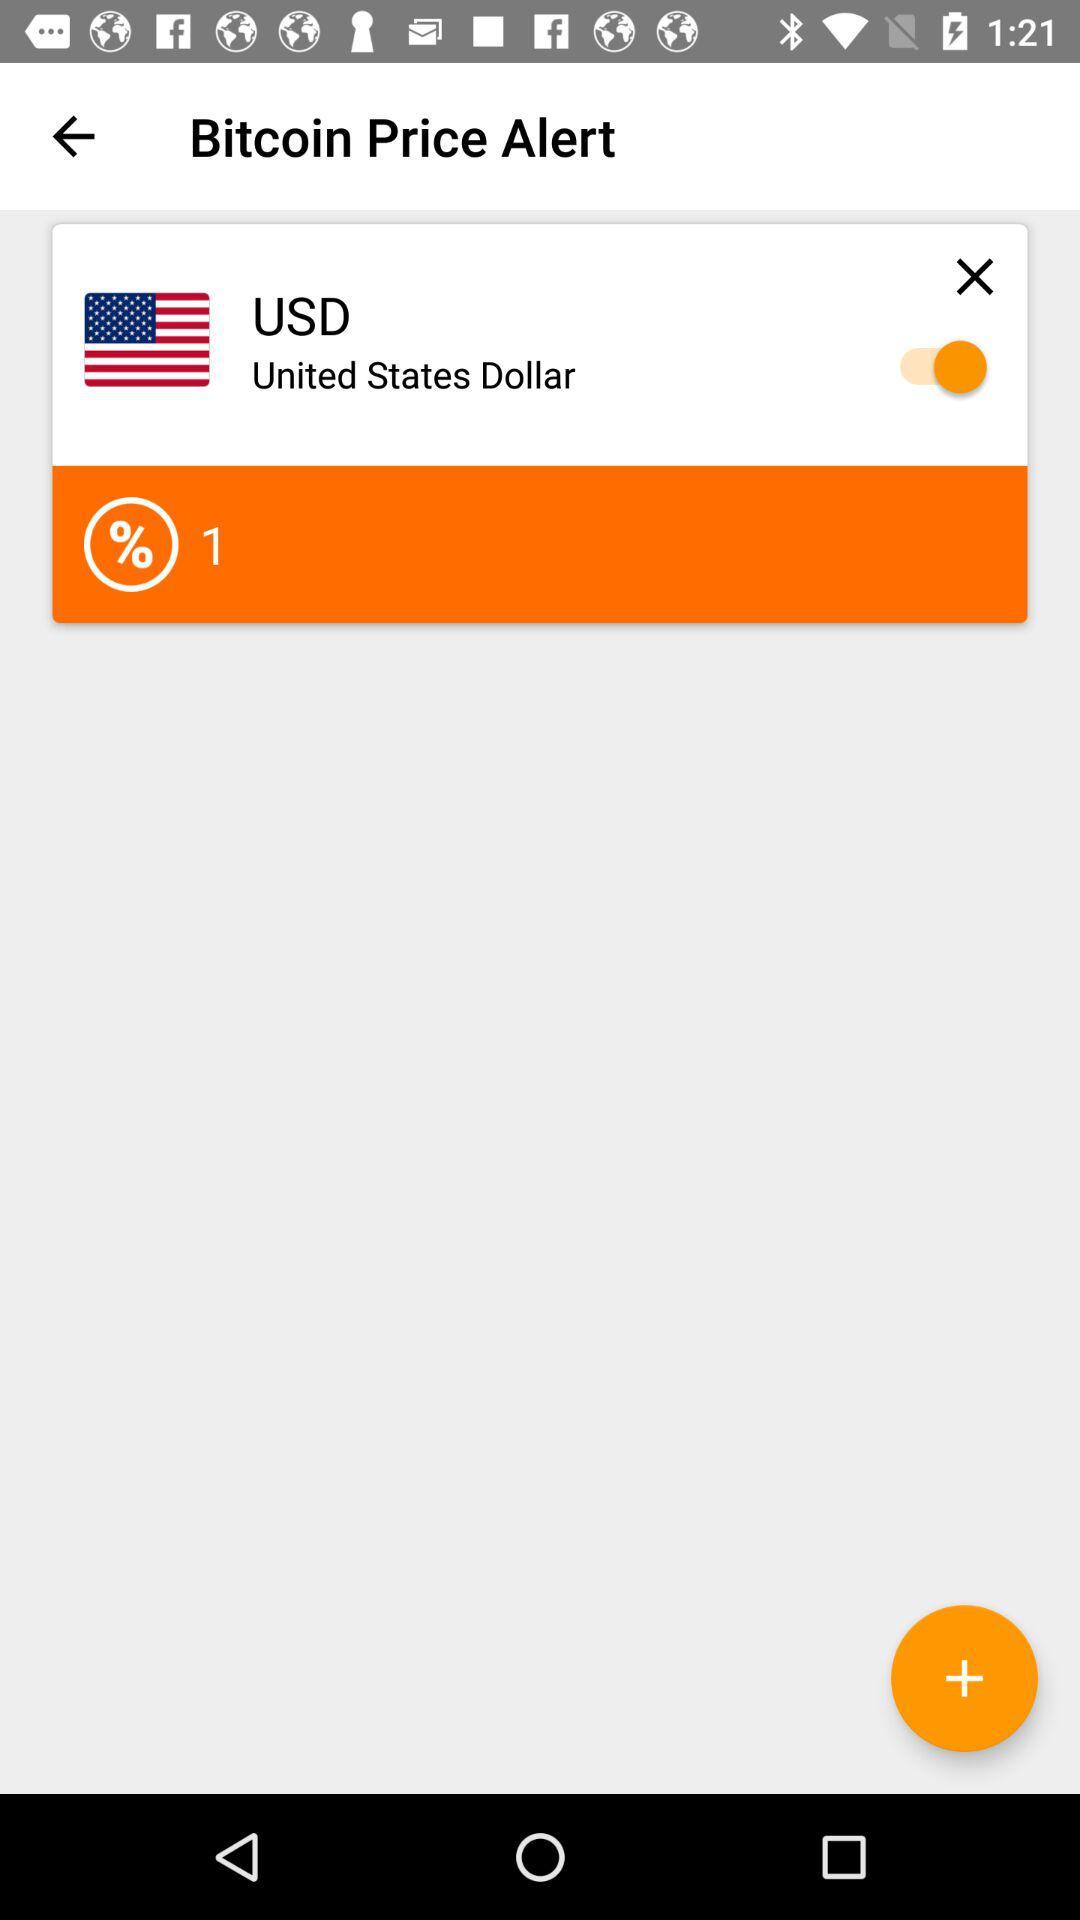  I want to click on the item to the left of bitcoin price alert icon, so click(72, 135).